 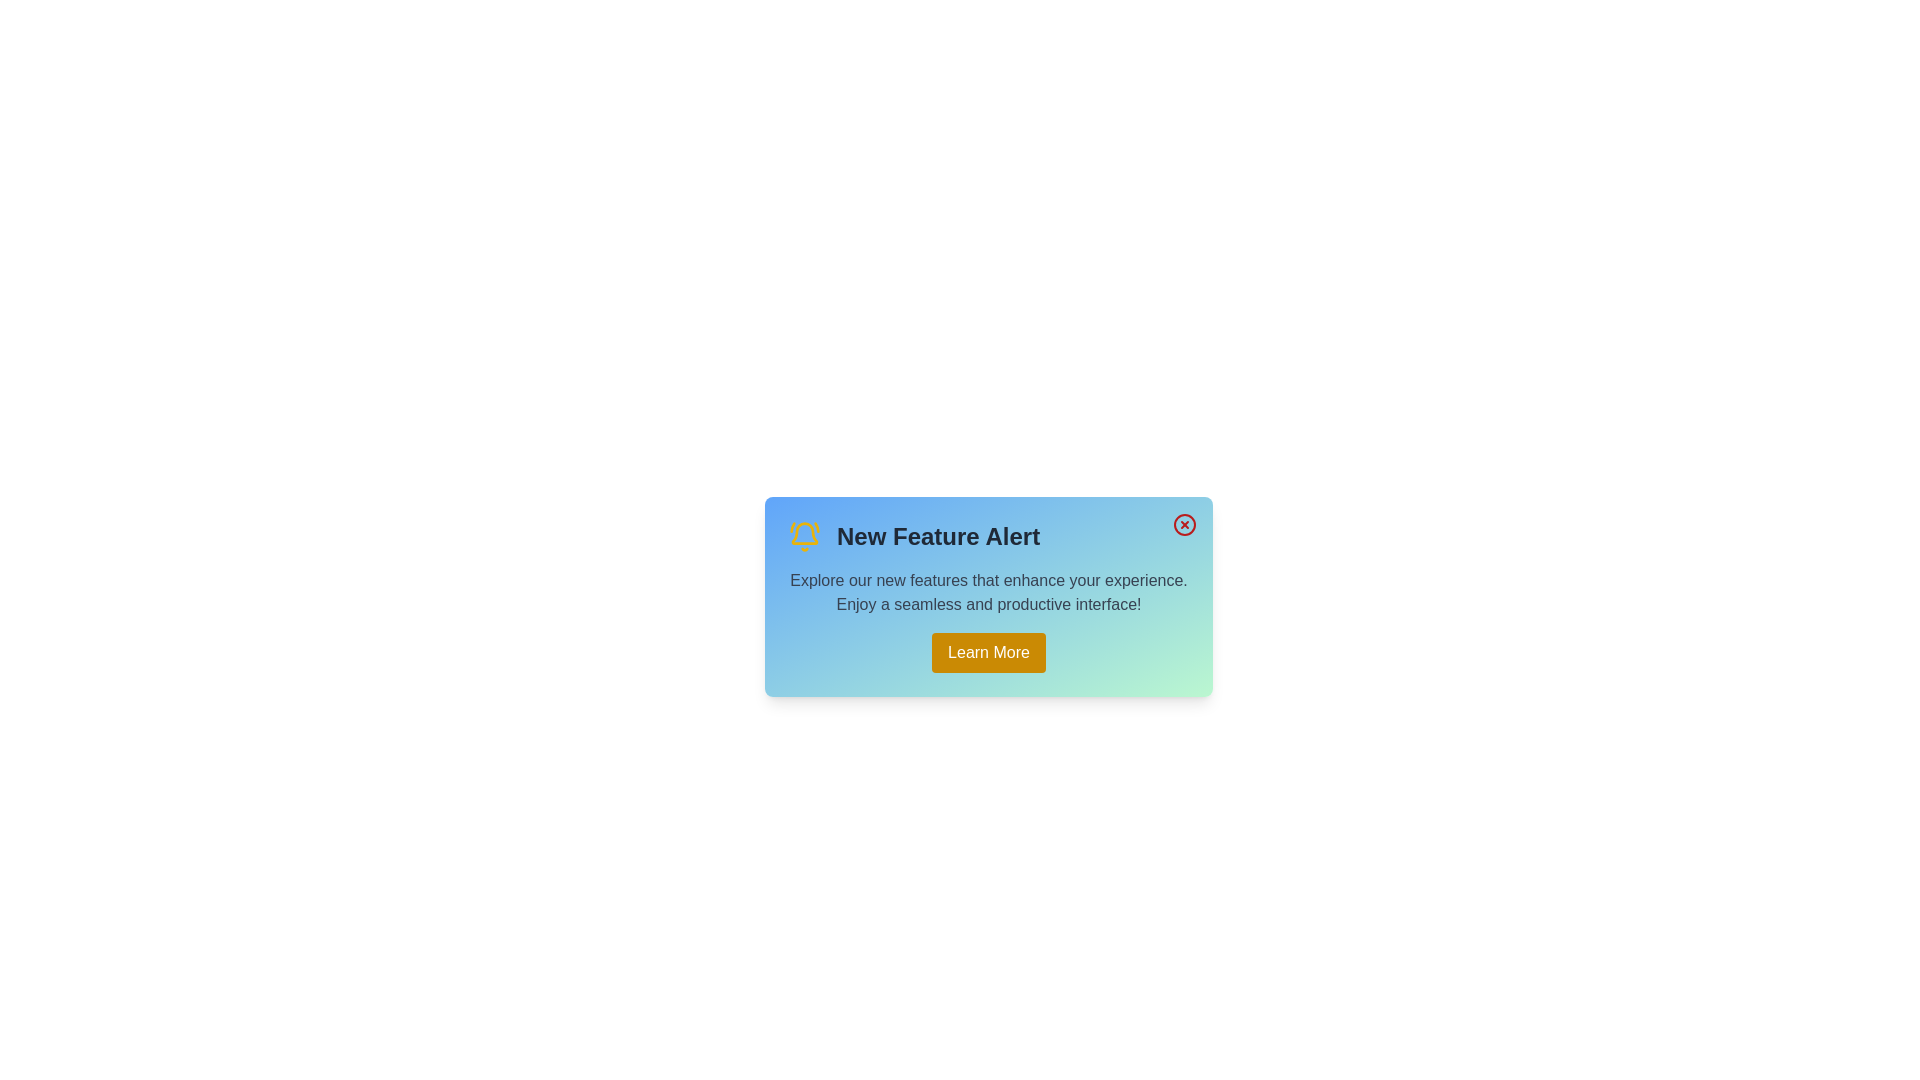 What do you see at coordinates (988, 652) in the screenshot?
I see `the 'Learn More' button to explore additional information` at bounding box center [988, 652].